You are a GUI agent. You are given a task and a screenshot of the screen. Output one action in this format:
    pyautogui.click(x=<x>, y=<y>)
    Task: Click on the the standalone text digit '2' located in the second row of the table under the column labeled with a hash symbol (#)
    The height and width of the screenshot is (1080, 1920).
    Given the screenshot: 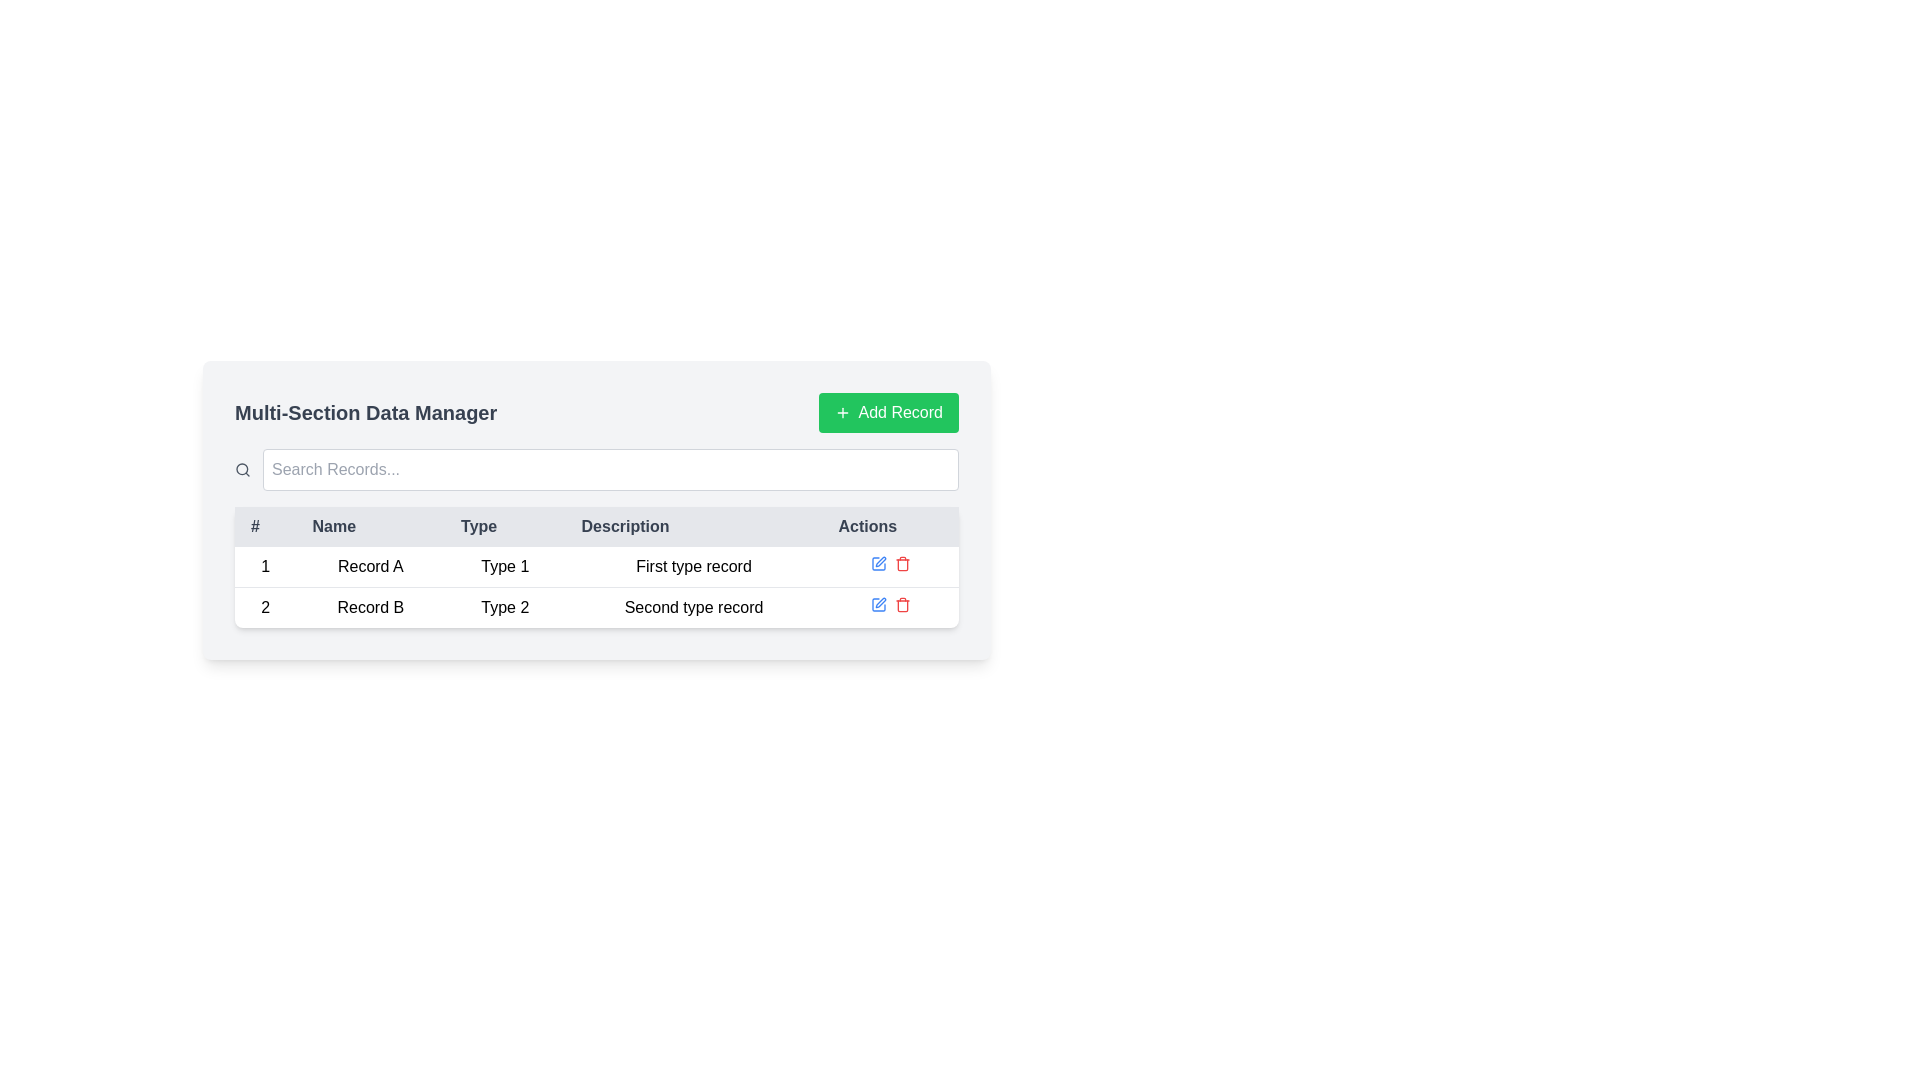 What is the action you would take?
    pyautogui.click(x=264, y=606)
    